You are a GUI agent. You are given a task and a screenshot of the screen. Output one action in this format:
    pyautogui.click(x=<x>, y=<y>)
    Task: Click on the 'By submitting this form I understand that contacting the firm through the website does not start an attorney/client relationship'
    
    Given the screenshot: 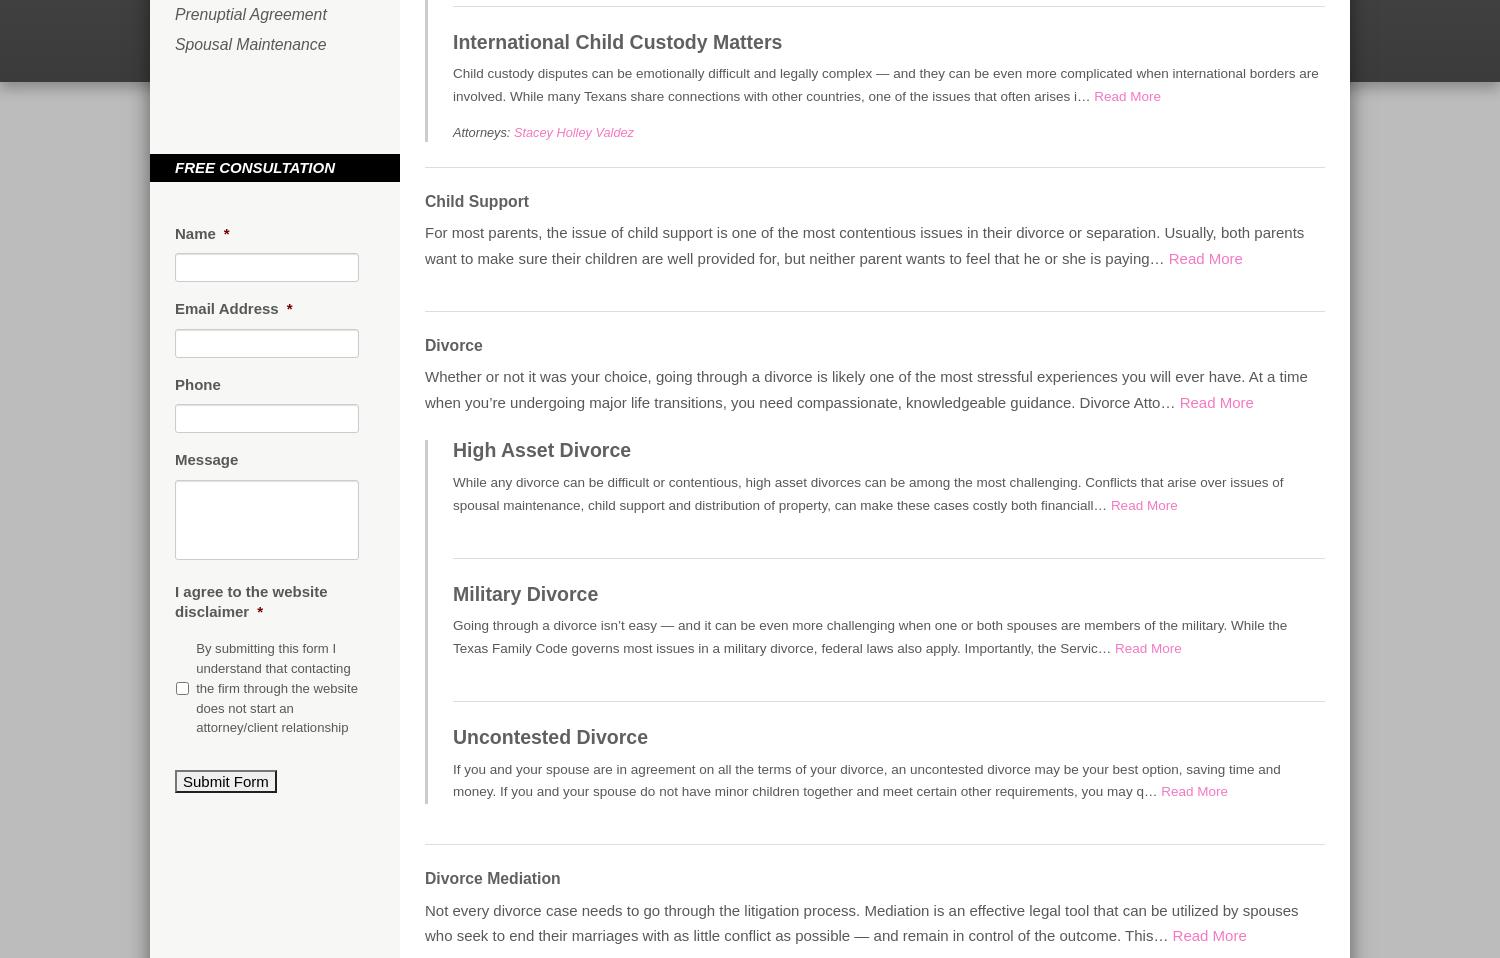 What is the action you would take?
    pyautogui.click(x=276, y=687)
    